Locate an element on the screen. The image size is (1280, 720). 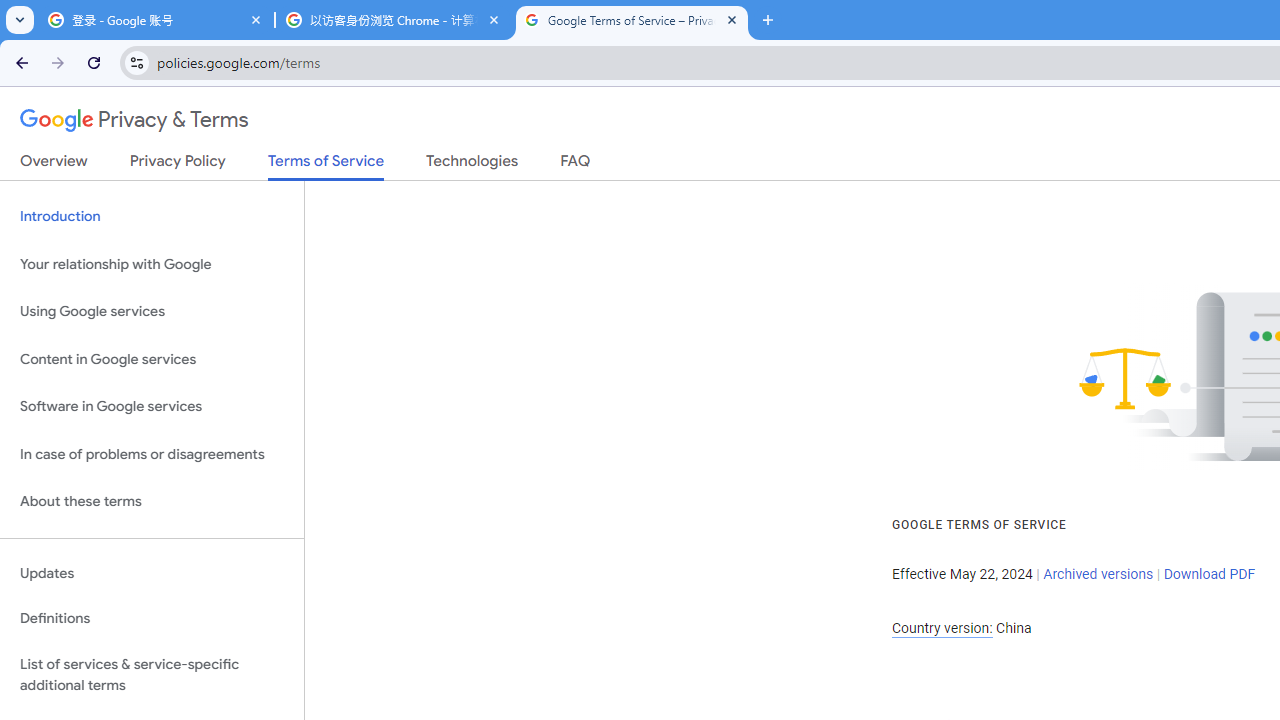
'Content in Google services' is located at coordinates (151, 358).